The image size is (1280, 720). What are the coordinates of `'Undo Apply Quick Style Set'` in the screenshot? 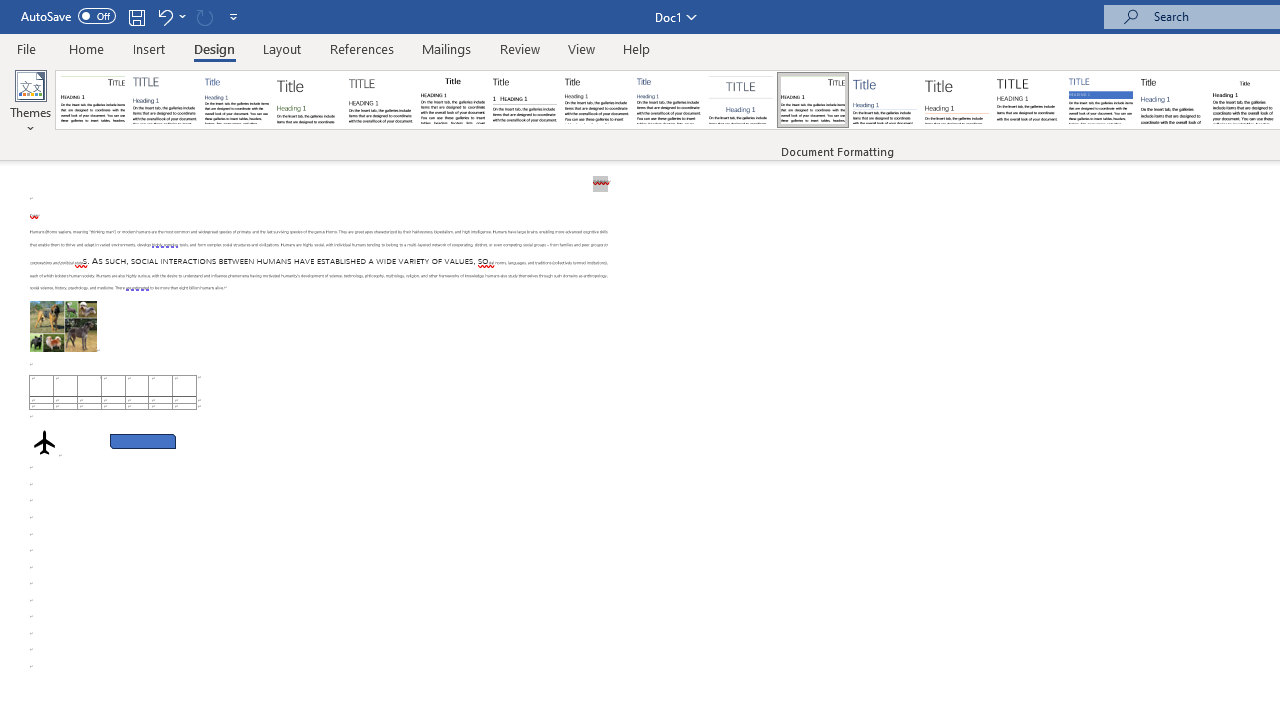 It's located at (164, 16).